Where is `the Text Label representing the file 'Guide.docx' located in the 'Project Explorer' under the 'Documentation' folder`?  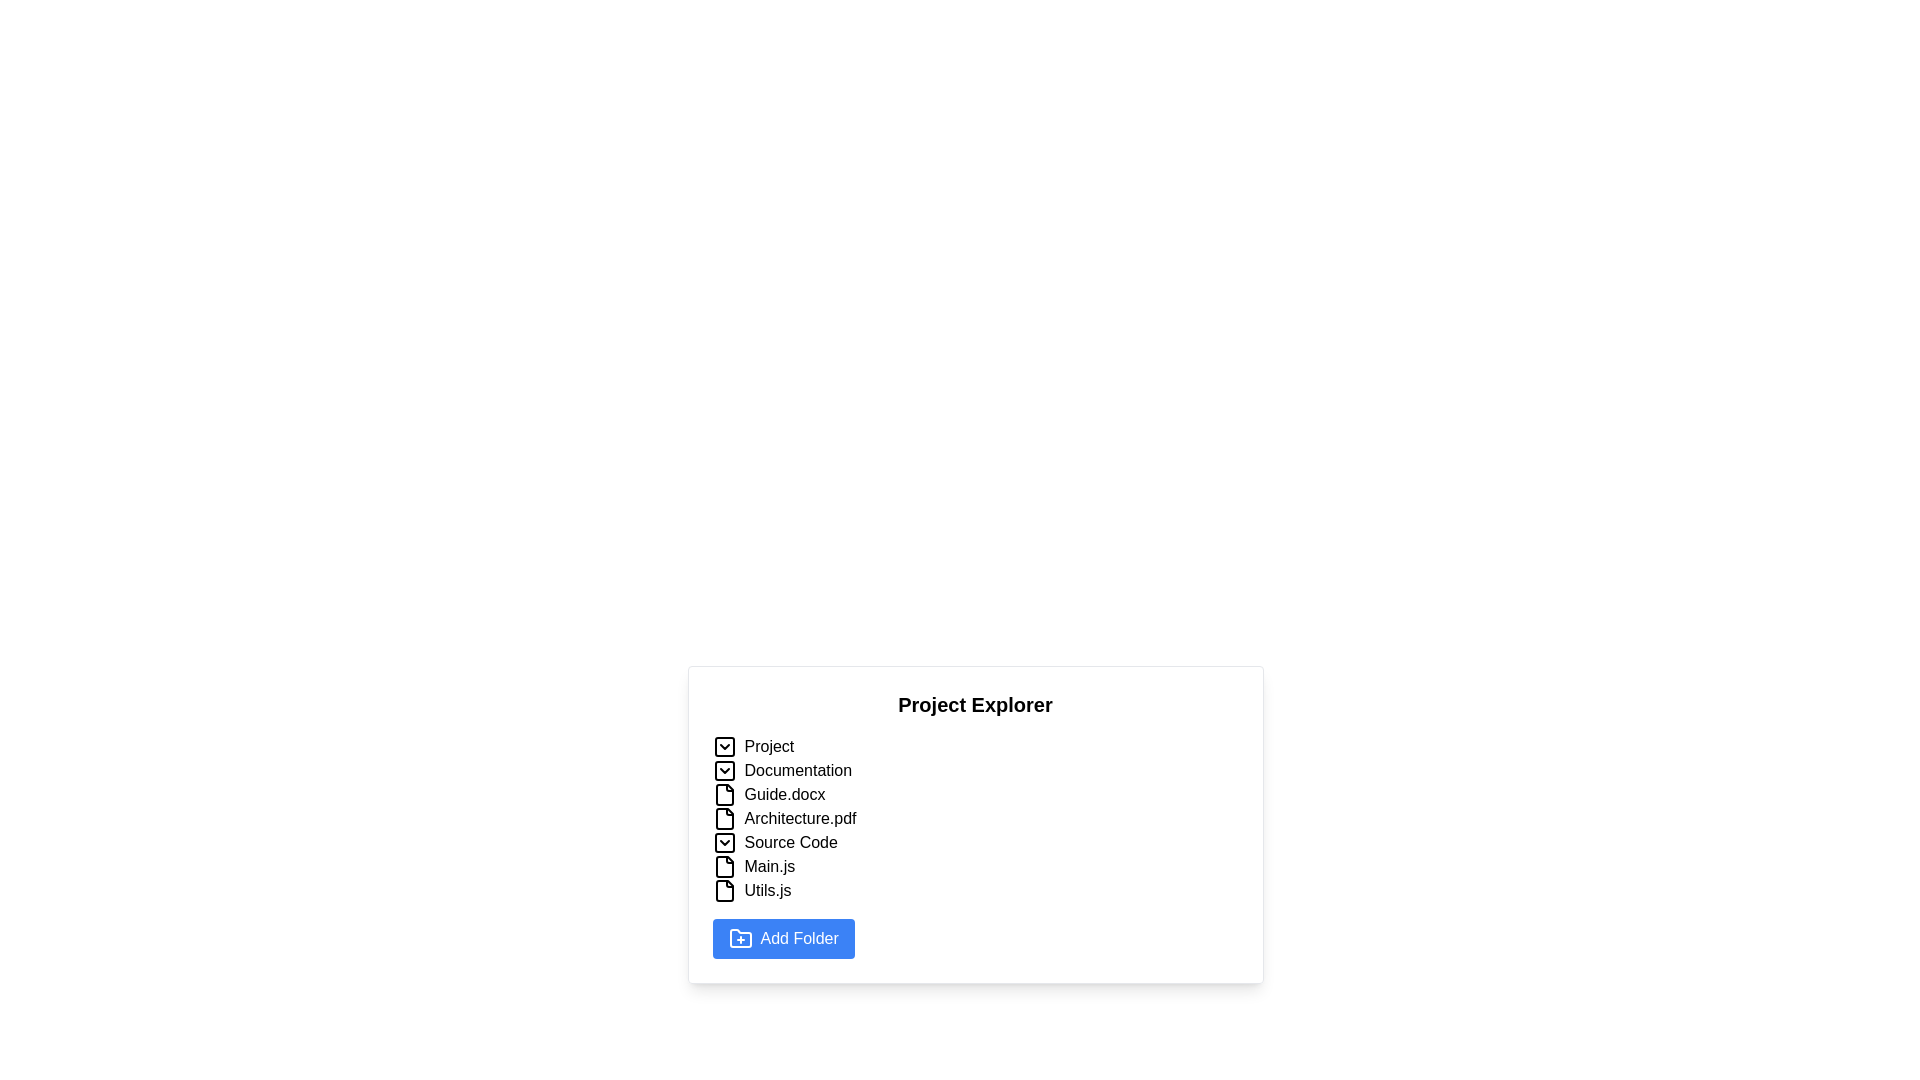 the Text Label representing the file 'Guide.docx' located in the 'Project Explorer' under the 'Documentation' folder is located at coordinates (783, 793).